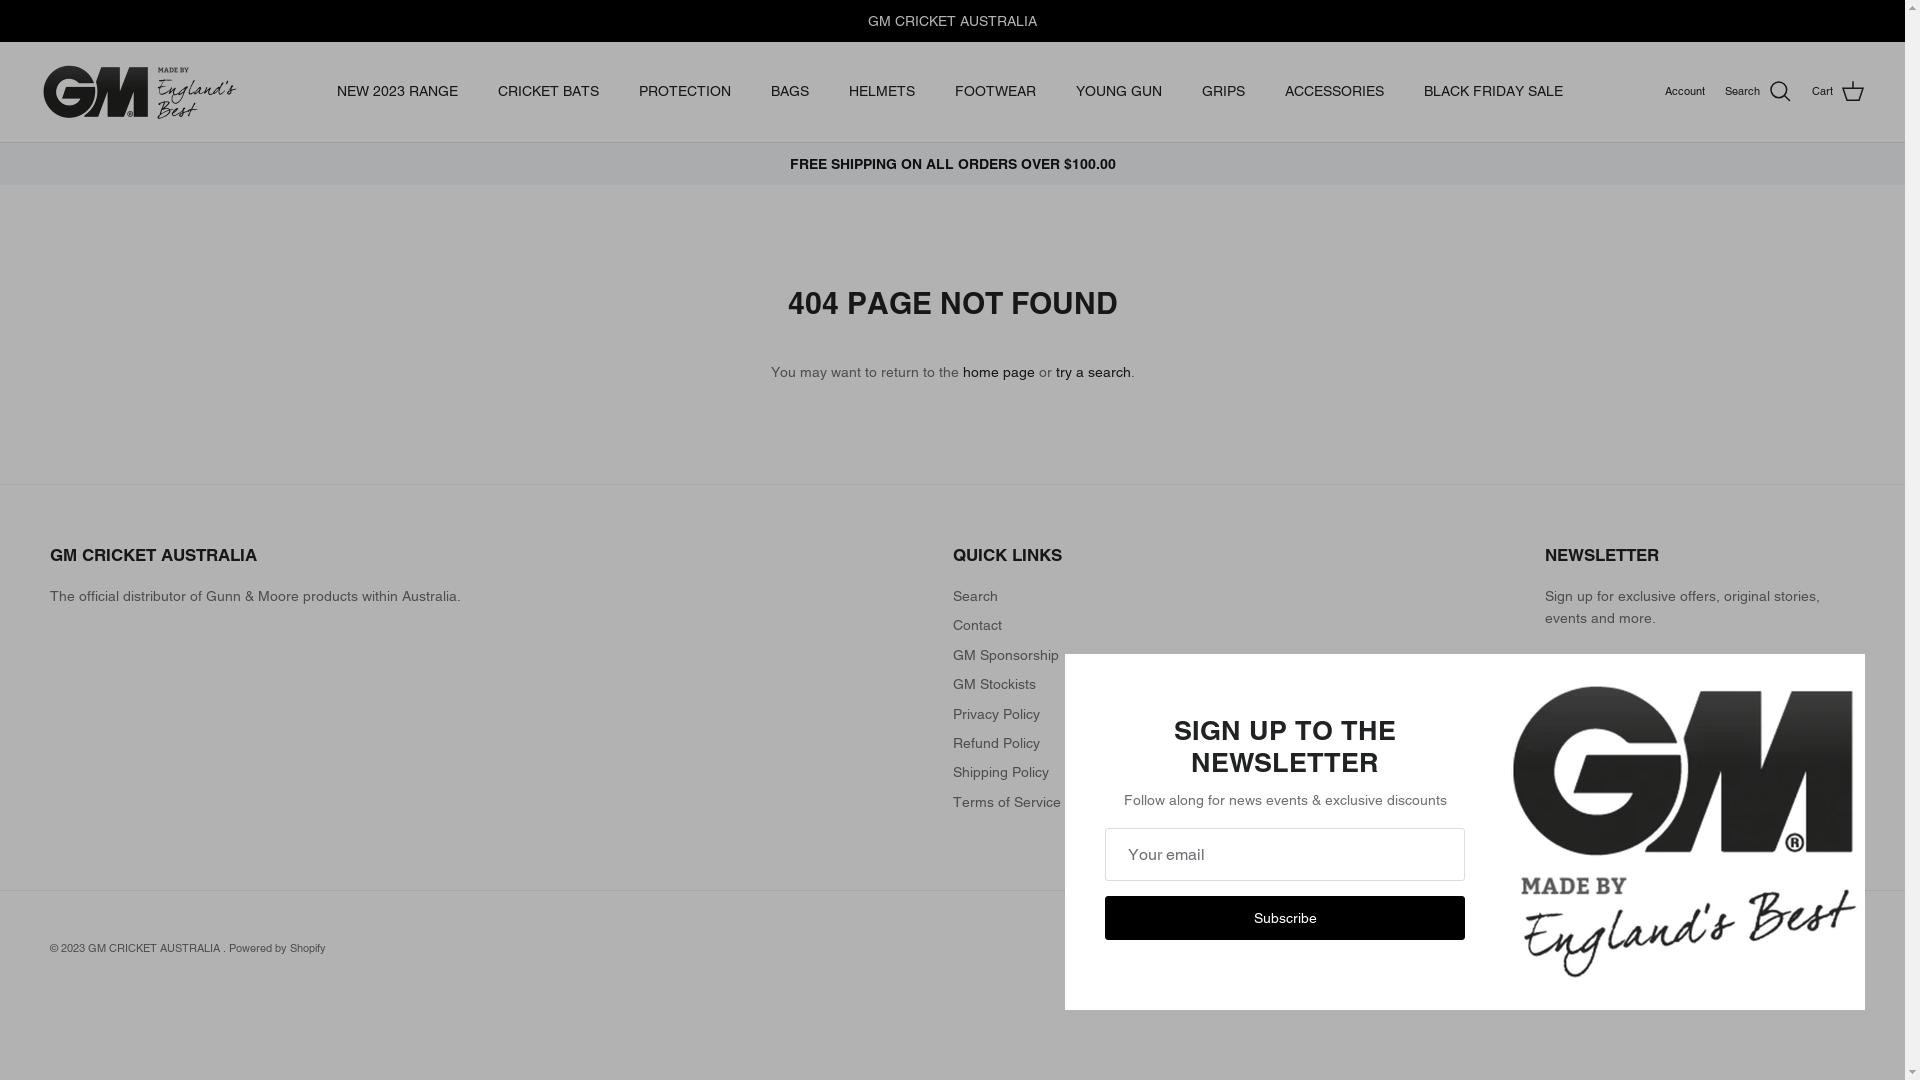 This screenshot has width=1920, height=1080. Describe the element at coordinates (996, 743) in the screenshot. I see `'Refund Policy'` at that location.